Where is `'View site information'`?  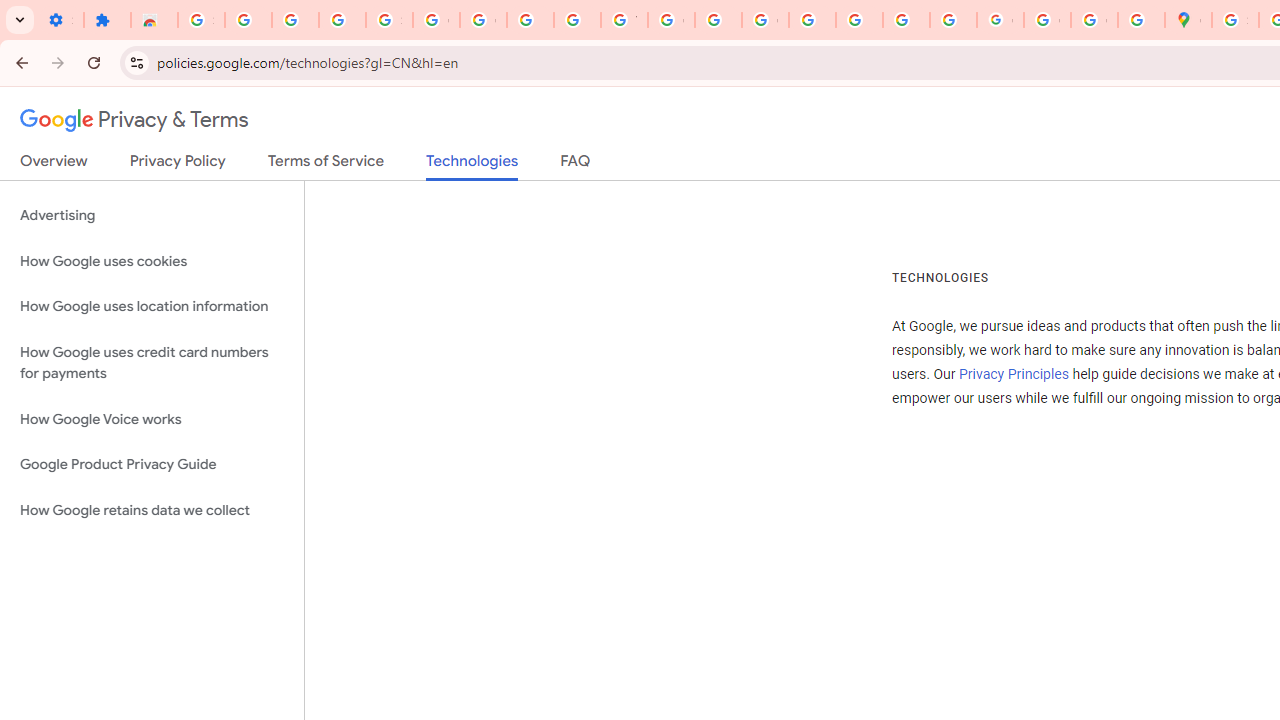
'View site information' is located at coordinates (135, 61).